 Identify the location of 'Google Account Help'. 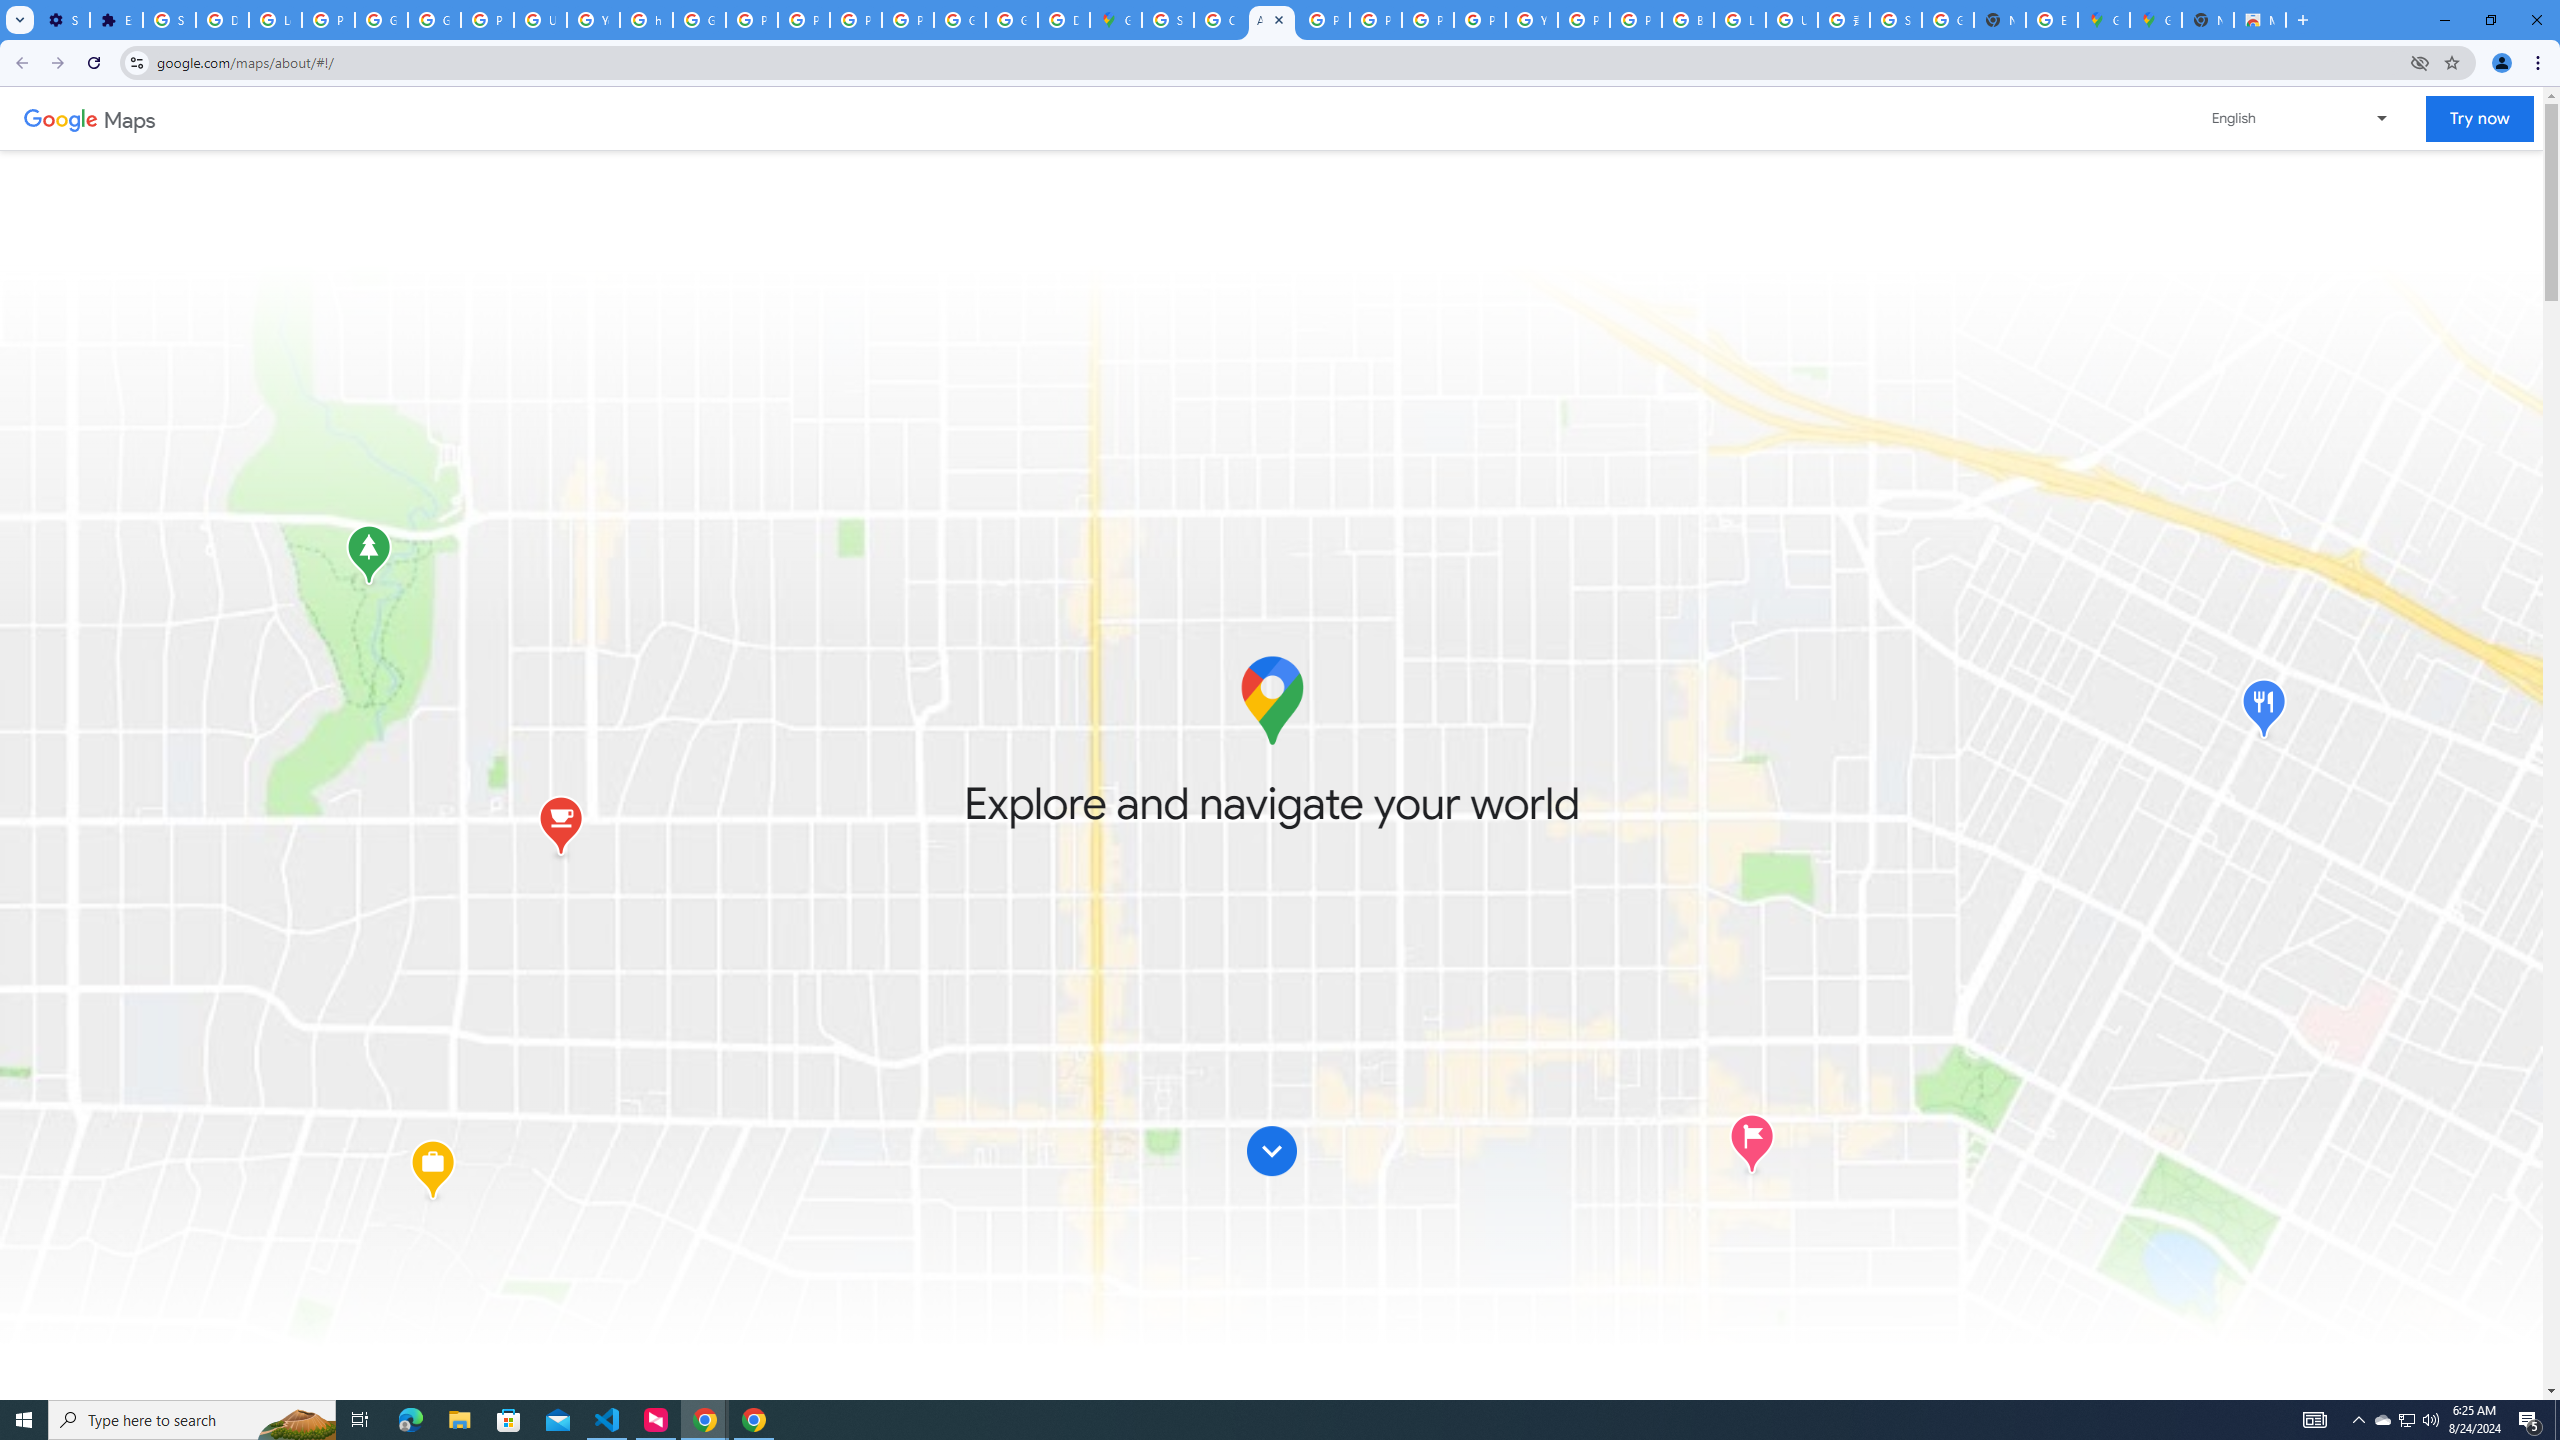
(380, 19).